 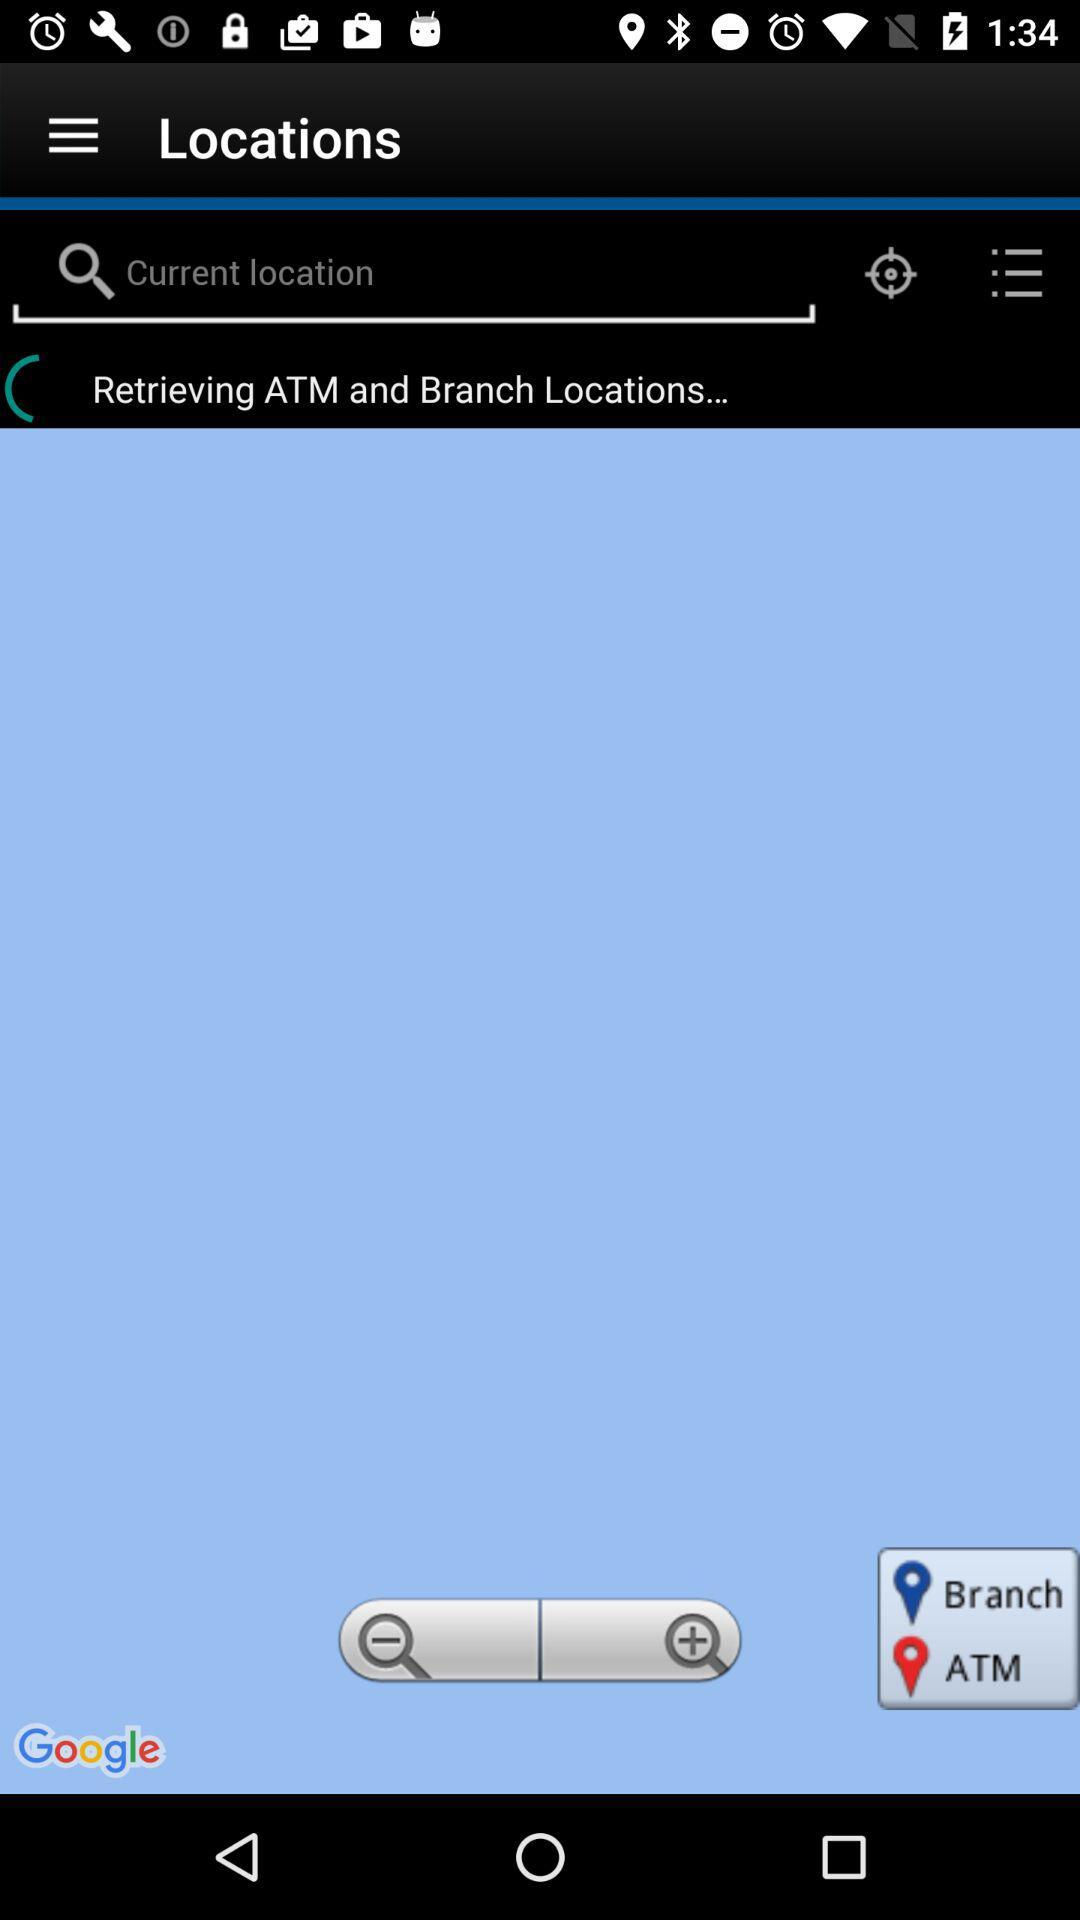 I want to click on this is for zoom out the display page, so click(x=434, y=1646).